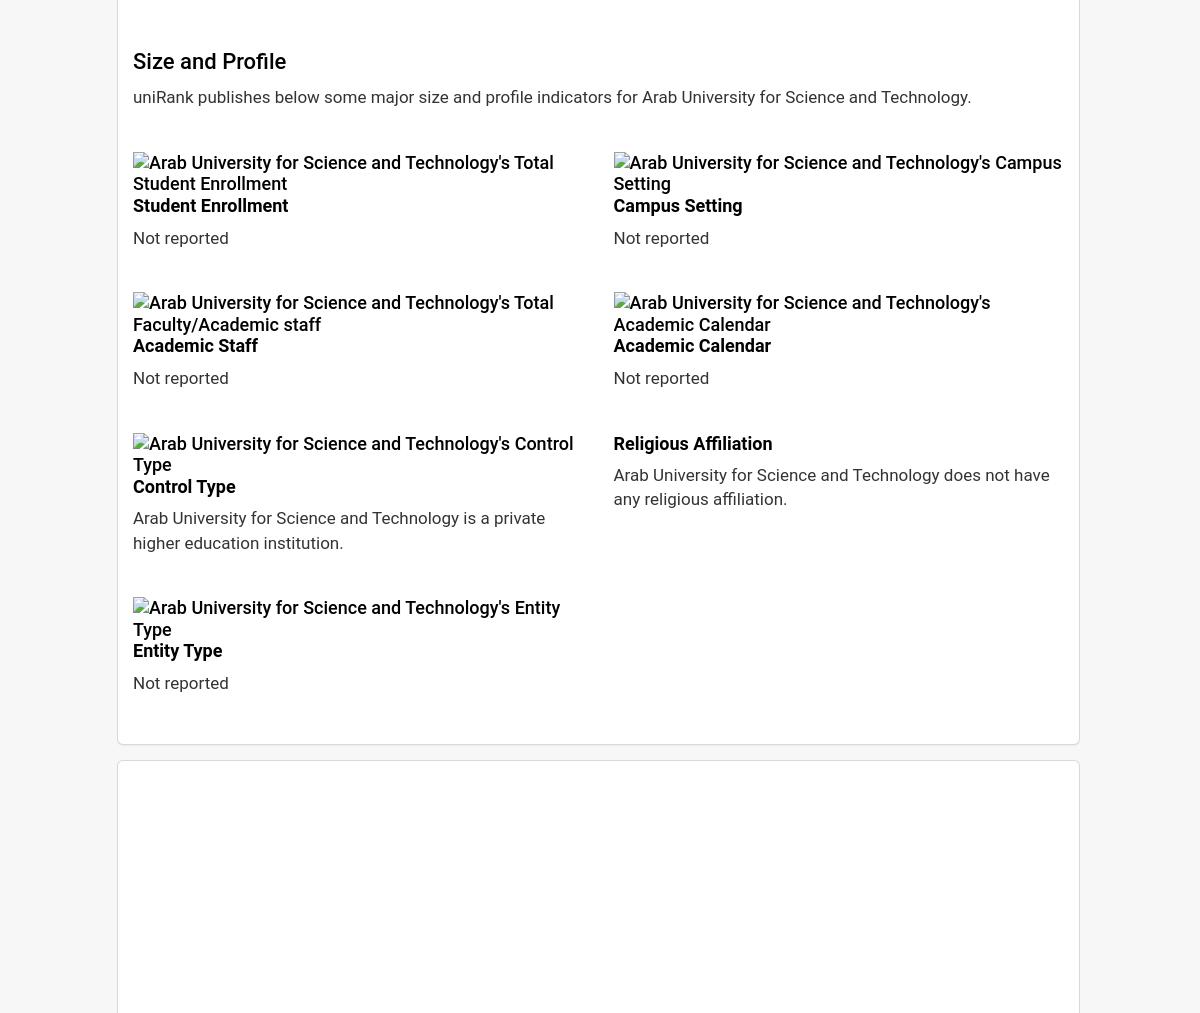 Image resolution: width=1200 pixels, height=1013 pixels. What do you see at coordinates (208, 59) in the screenshot?
I see `'Size and Profile'` at bounding box center [208, 59].